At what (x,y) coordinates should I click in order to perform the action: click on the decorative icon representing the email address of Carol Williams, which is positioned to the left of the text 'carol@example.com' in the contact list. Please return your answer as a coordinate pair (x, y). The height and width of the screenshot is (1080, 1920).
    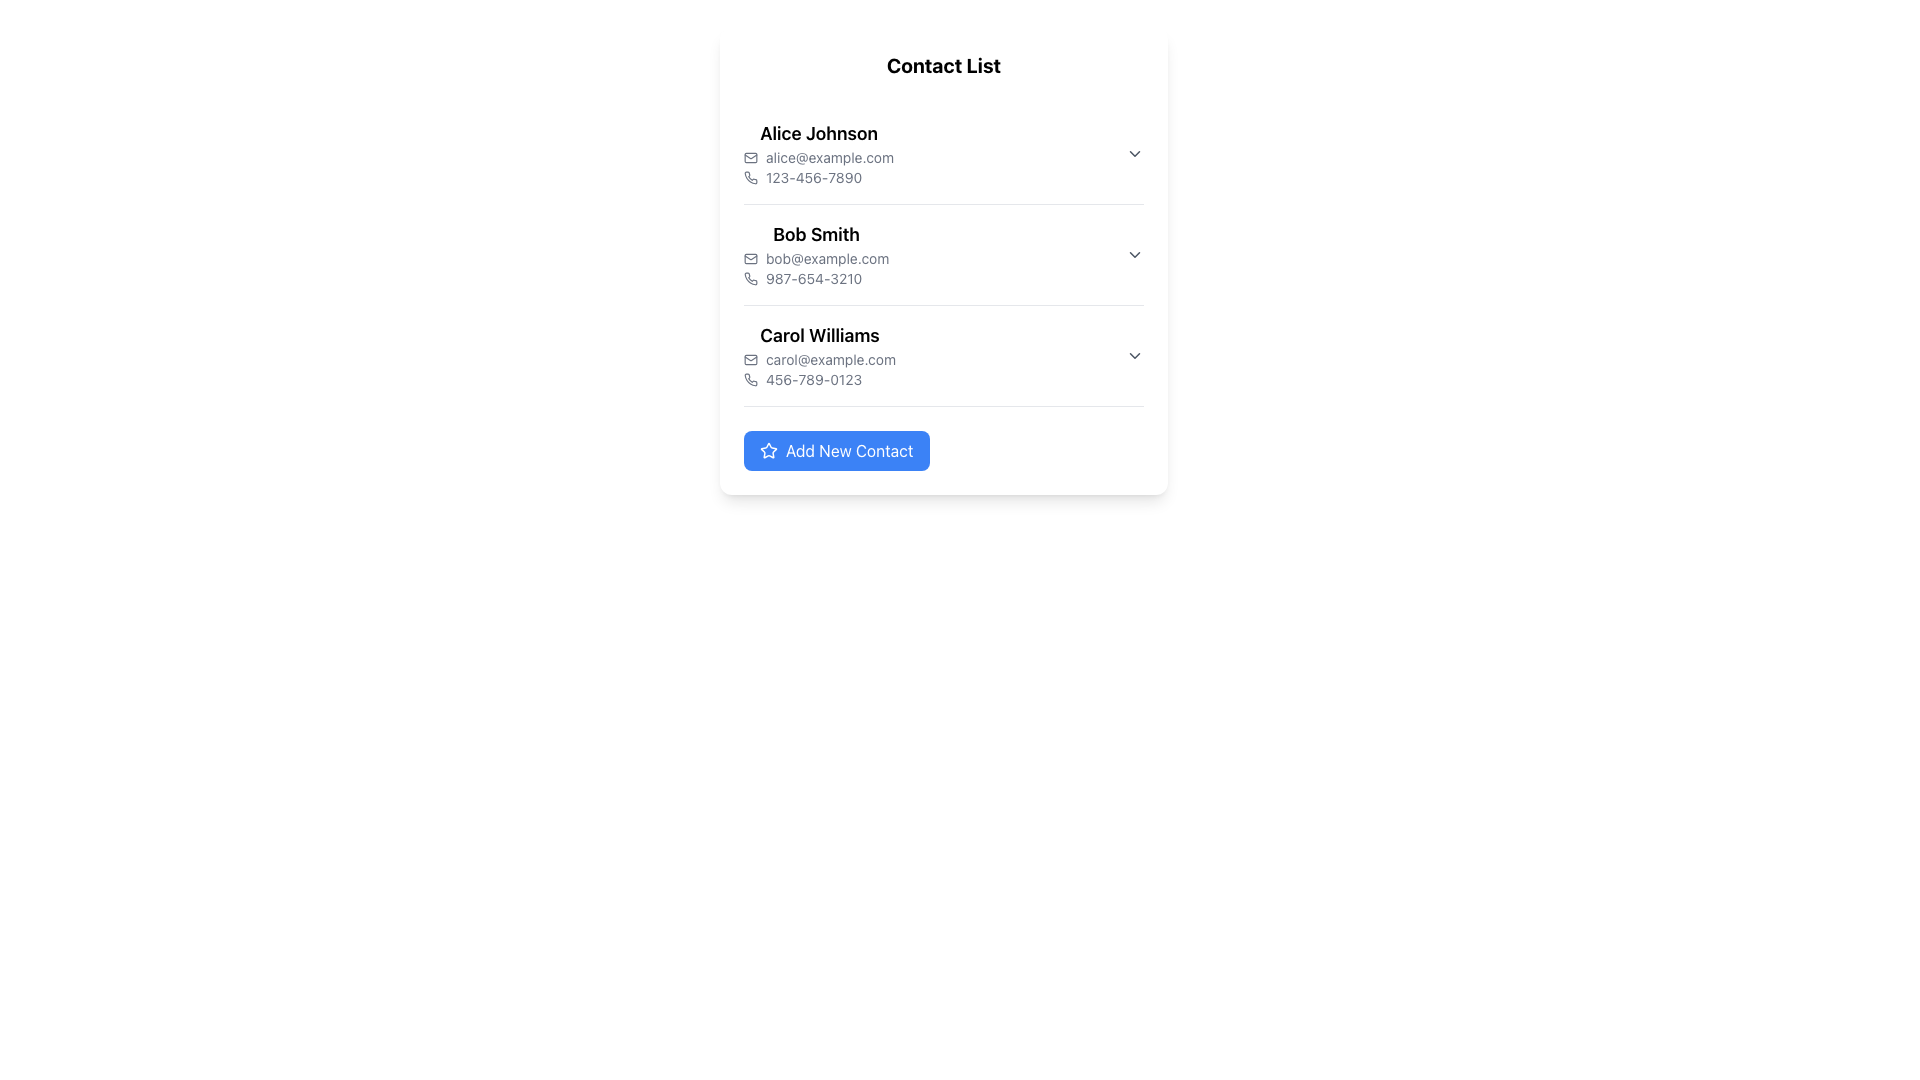
    Looking at the image, I should click on (749, 358).